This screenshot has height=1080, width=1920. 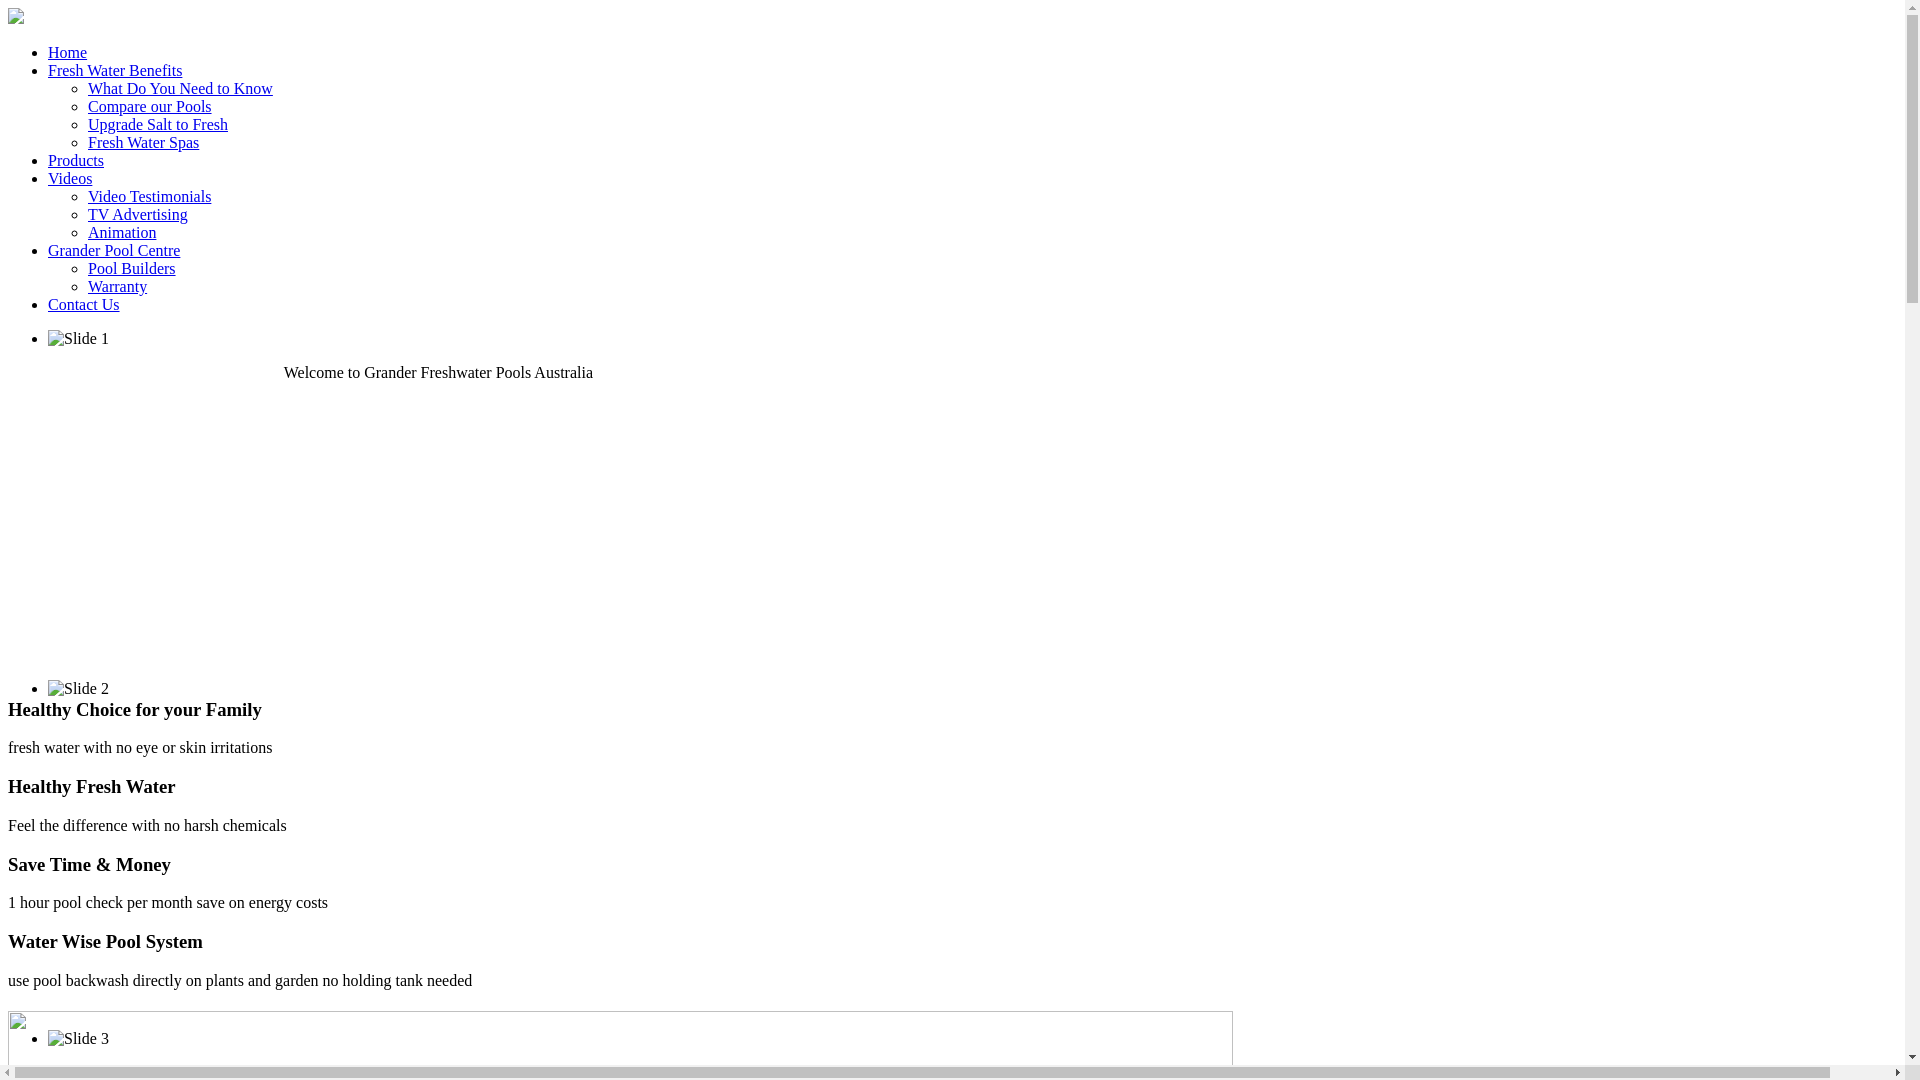 I want to click on 'Fresh Water Benefits', so click(x=114, y=69).